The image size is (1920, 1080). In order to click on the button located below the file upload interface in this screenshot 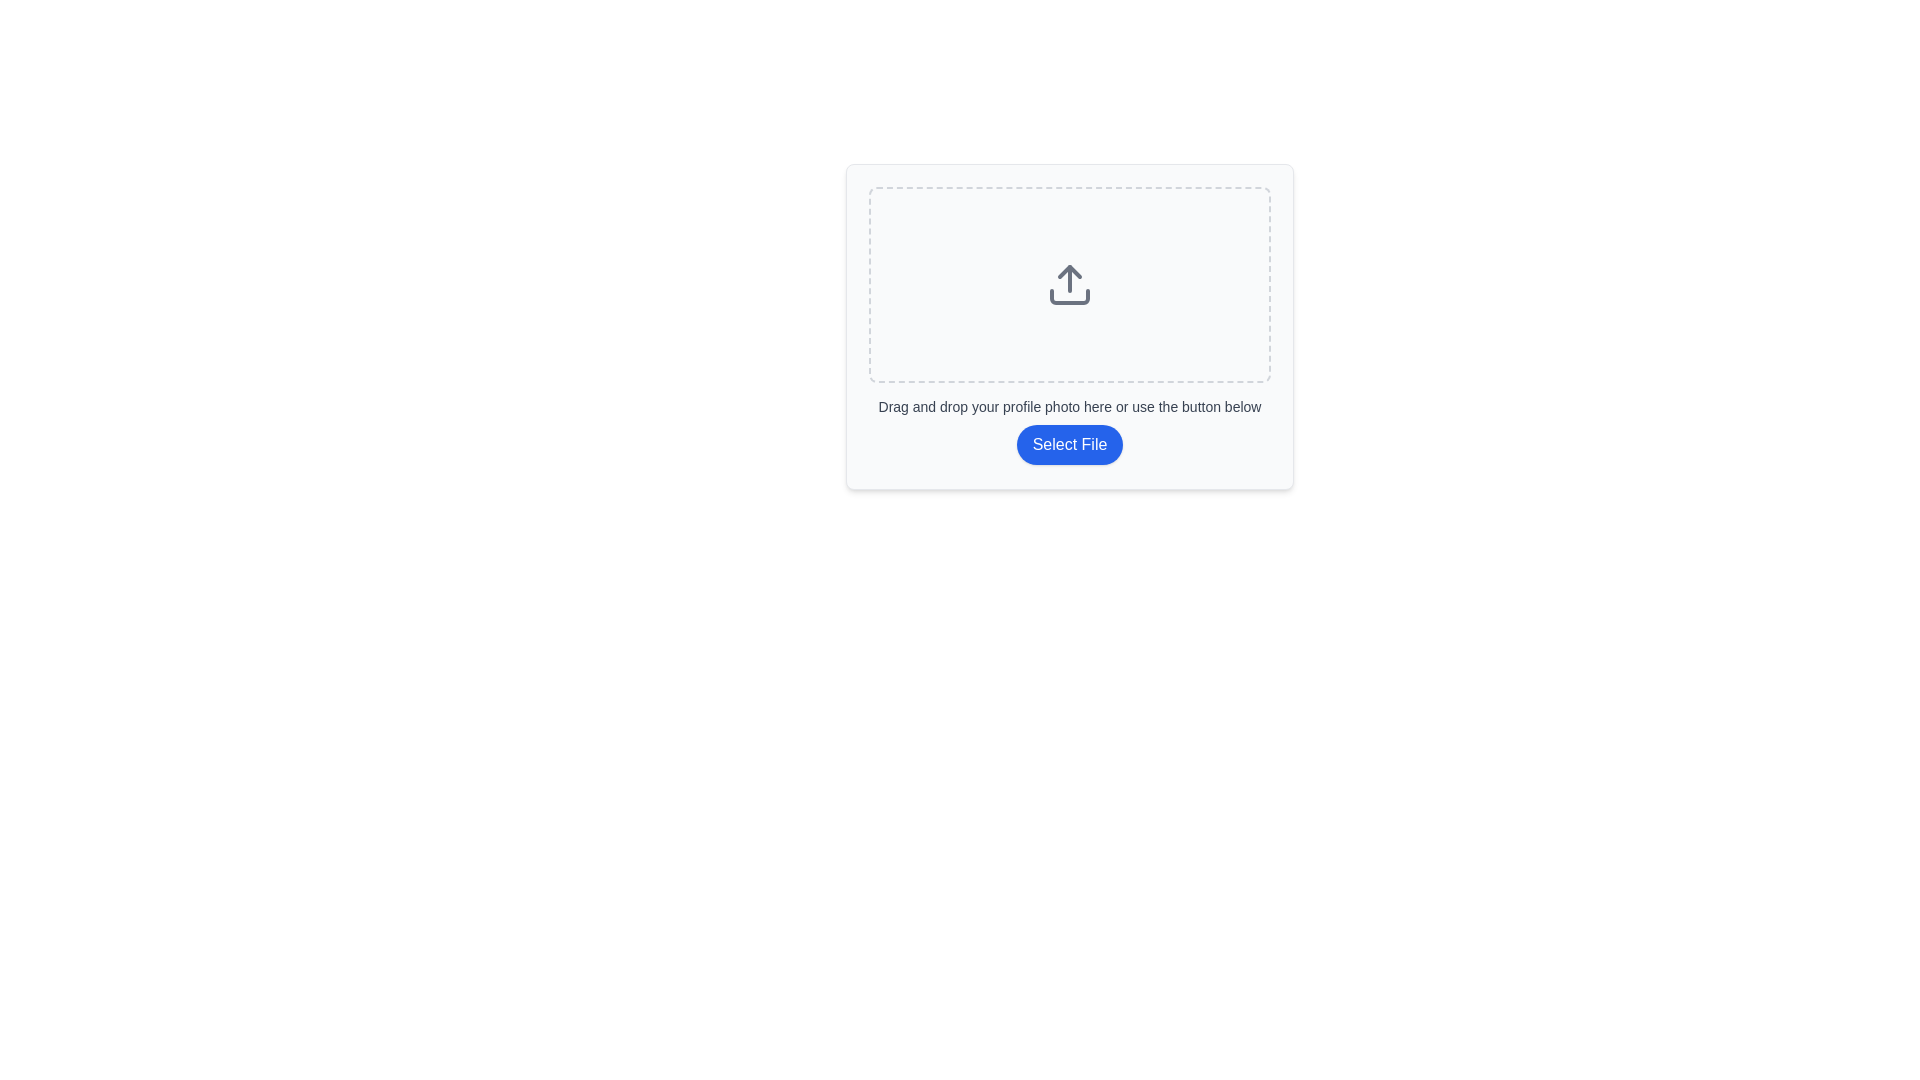, I will do `click(1069, 443)`.